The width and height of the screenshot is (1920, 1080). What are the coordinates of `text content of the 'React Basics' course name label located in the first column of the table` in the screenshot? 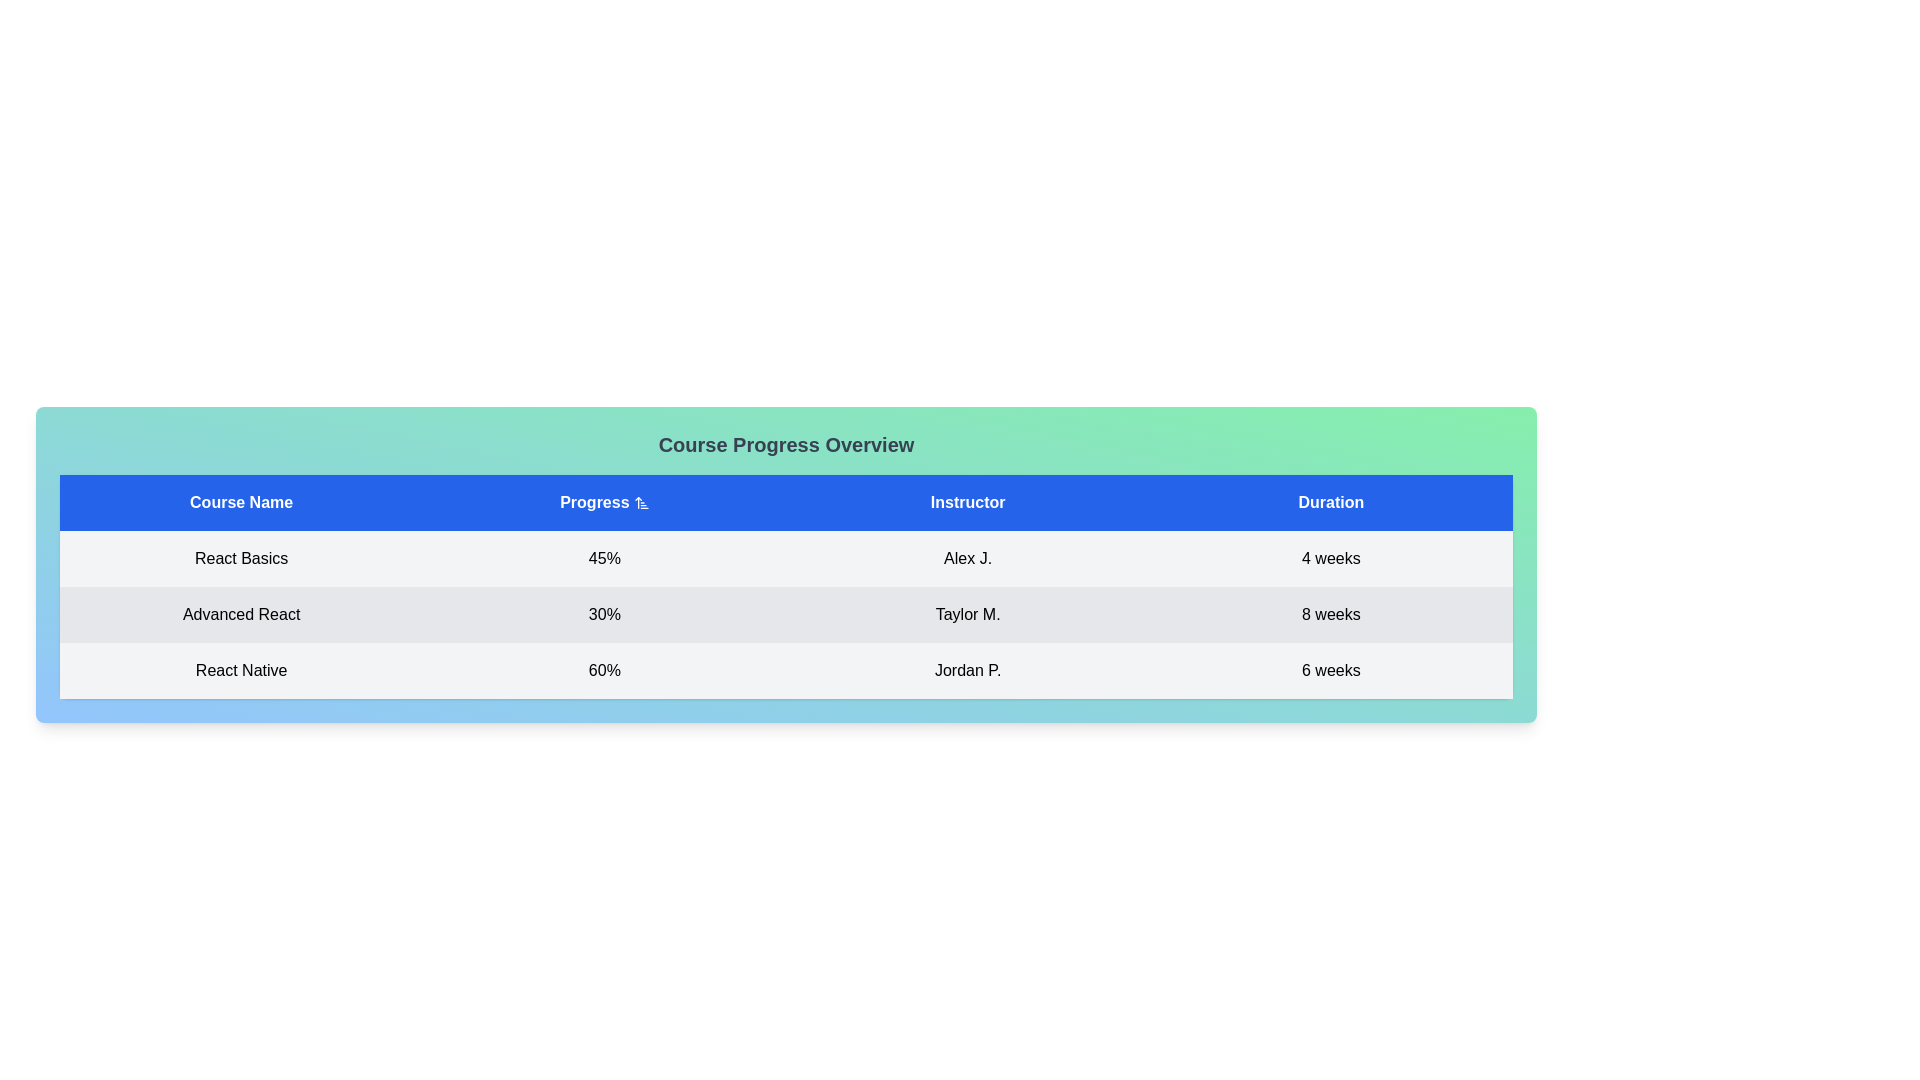 It's located at (240, 559).